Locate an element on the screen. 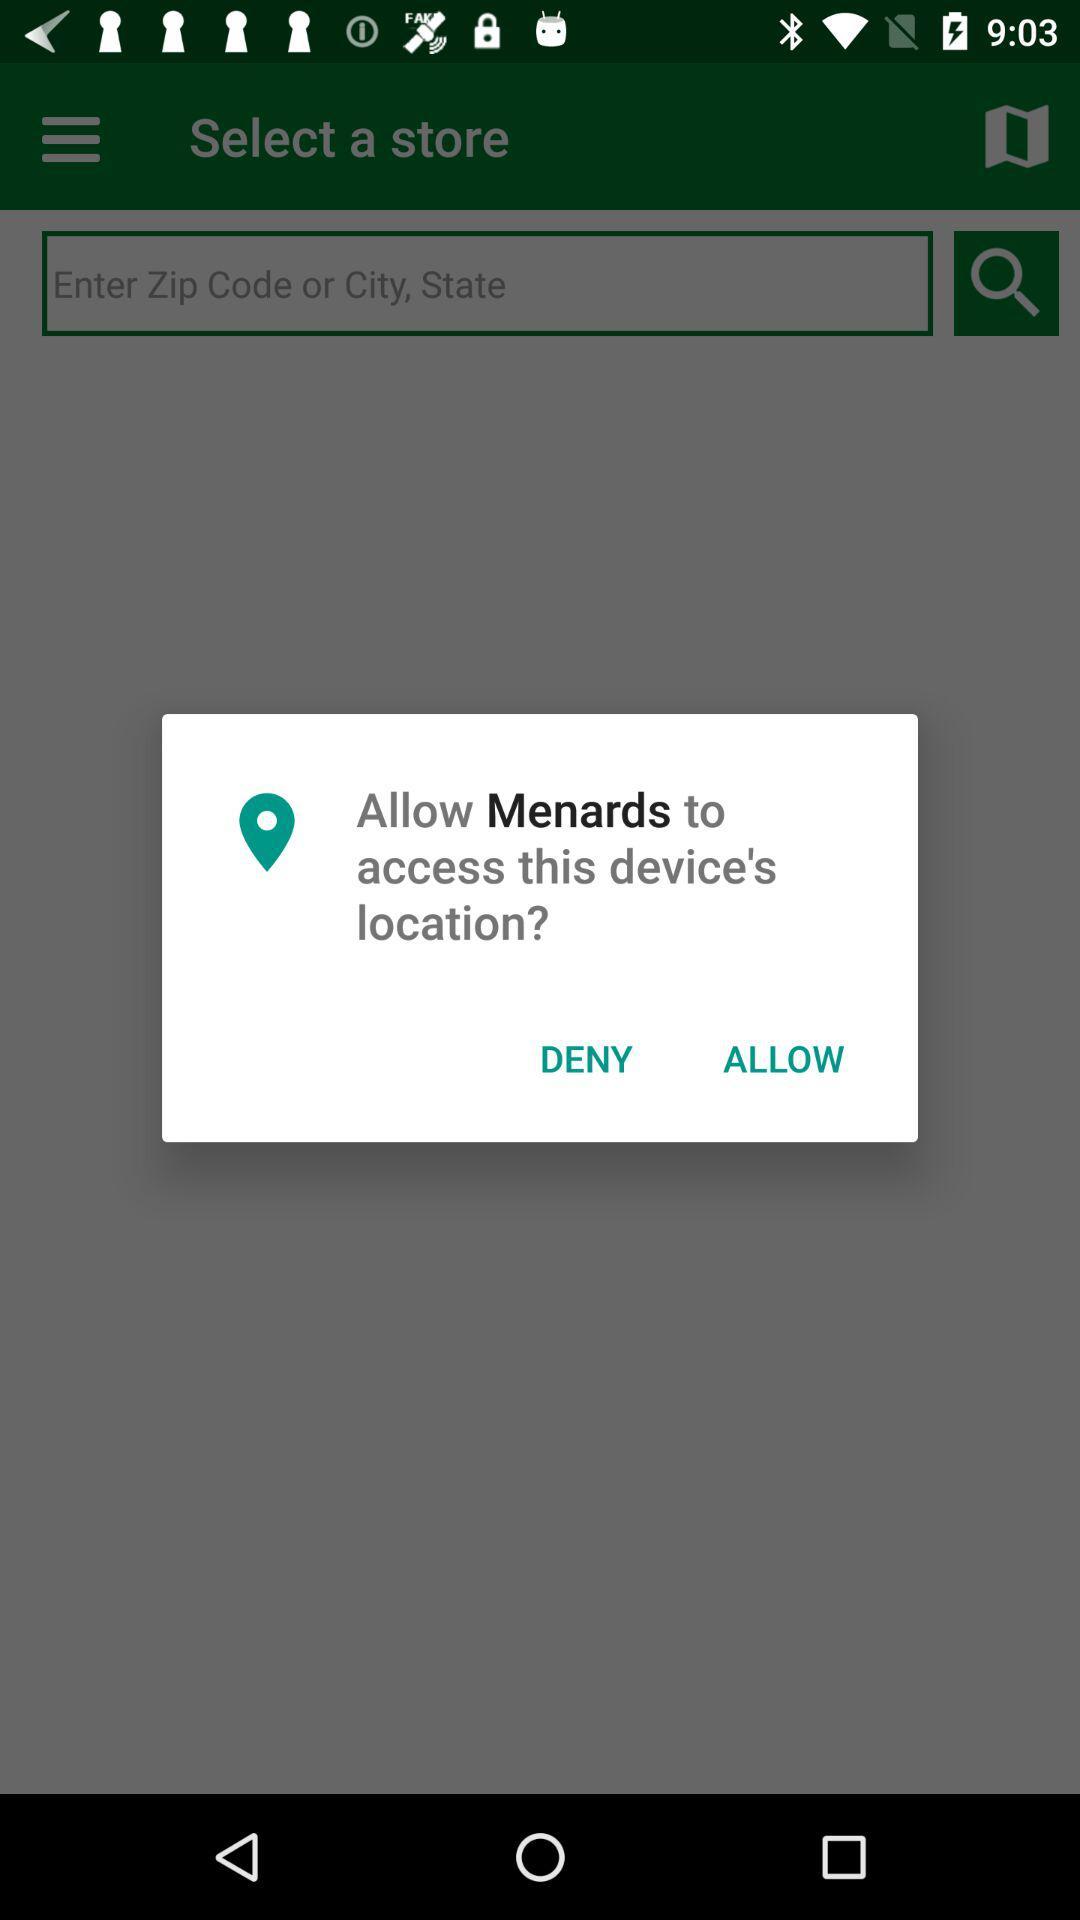  the search icon is located at coordinates (1006, 283).